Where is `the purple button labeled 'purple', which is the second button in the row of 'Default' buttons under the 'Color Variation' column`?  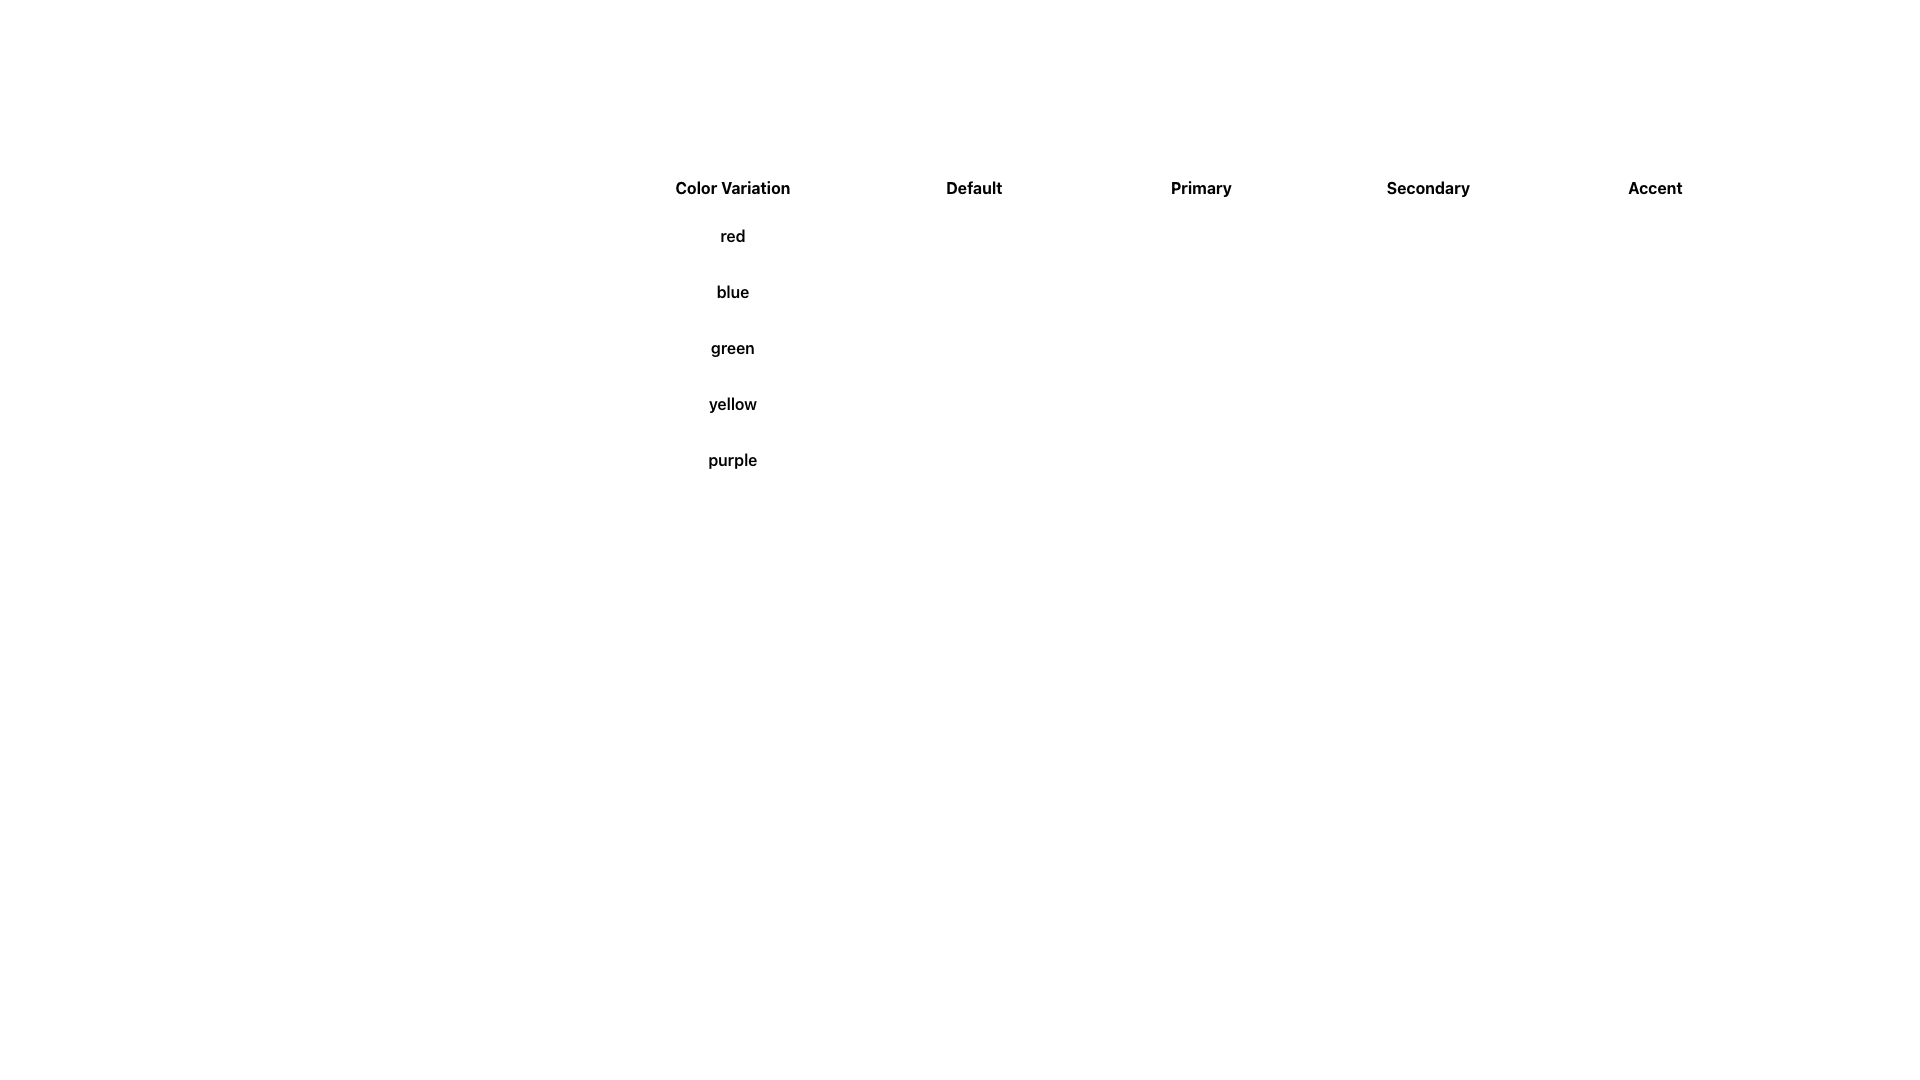
the purple button labeled 'purple', which is the second button in the row of 'Default' buttons under the 'Color Variation' column is located at coordinates (974, 459).